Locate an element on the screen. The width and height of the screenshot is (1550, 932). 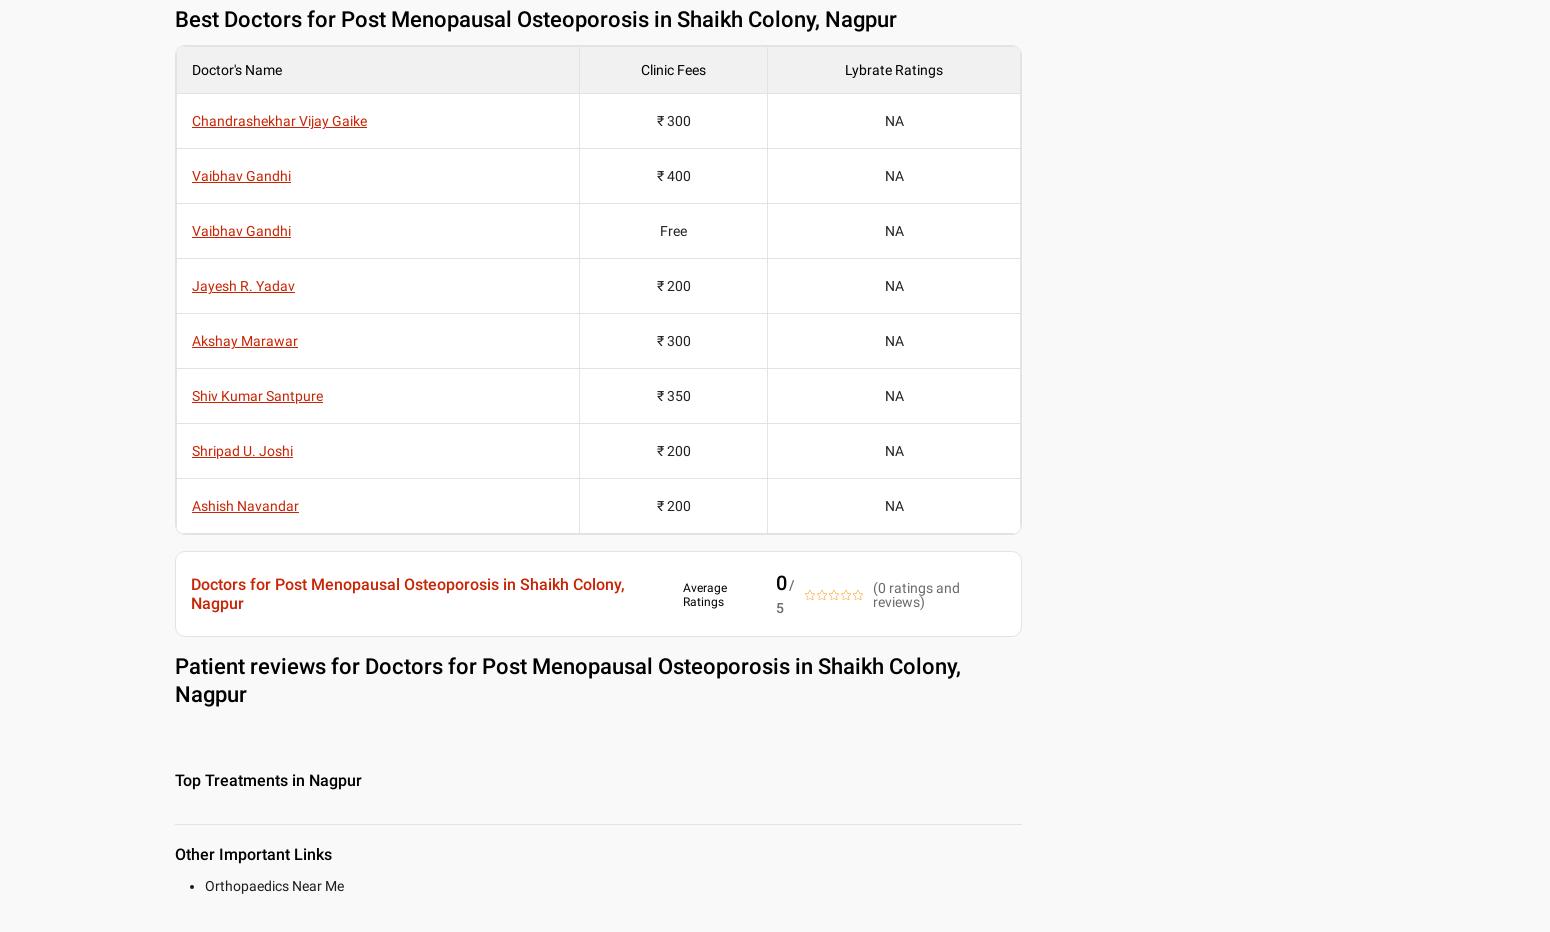
'Other Important Links' is located at coordinates (253, 853).